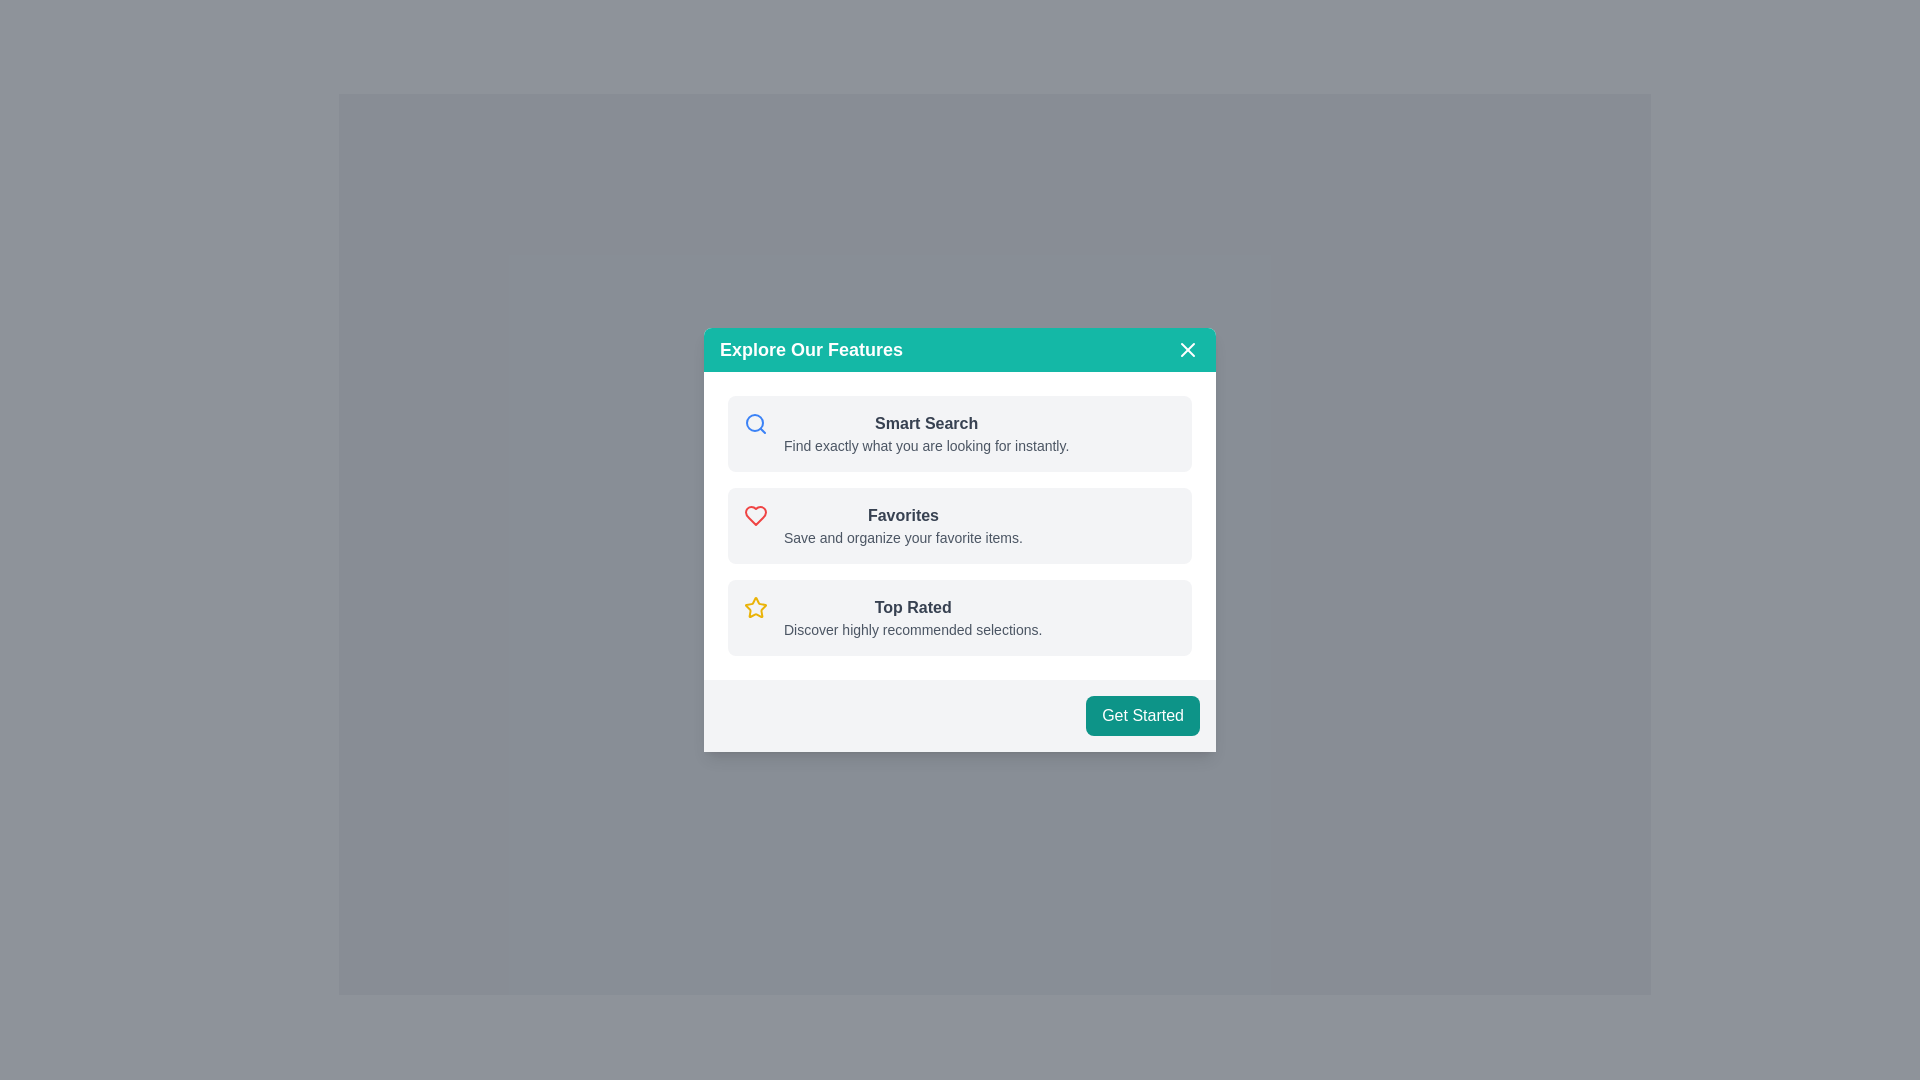 The height and width of the screenshot is (1080, 1920). I want to click on the static text label that reads 'Discover highly recommended selections.' located beneath the 'Top Rated' title in the third section from the top, so click(912, 628).